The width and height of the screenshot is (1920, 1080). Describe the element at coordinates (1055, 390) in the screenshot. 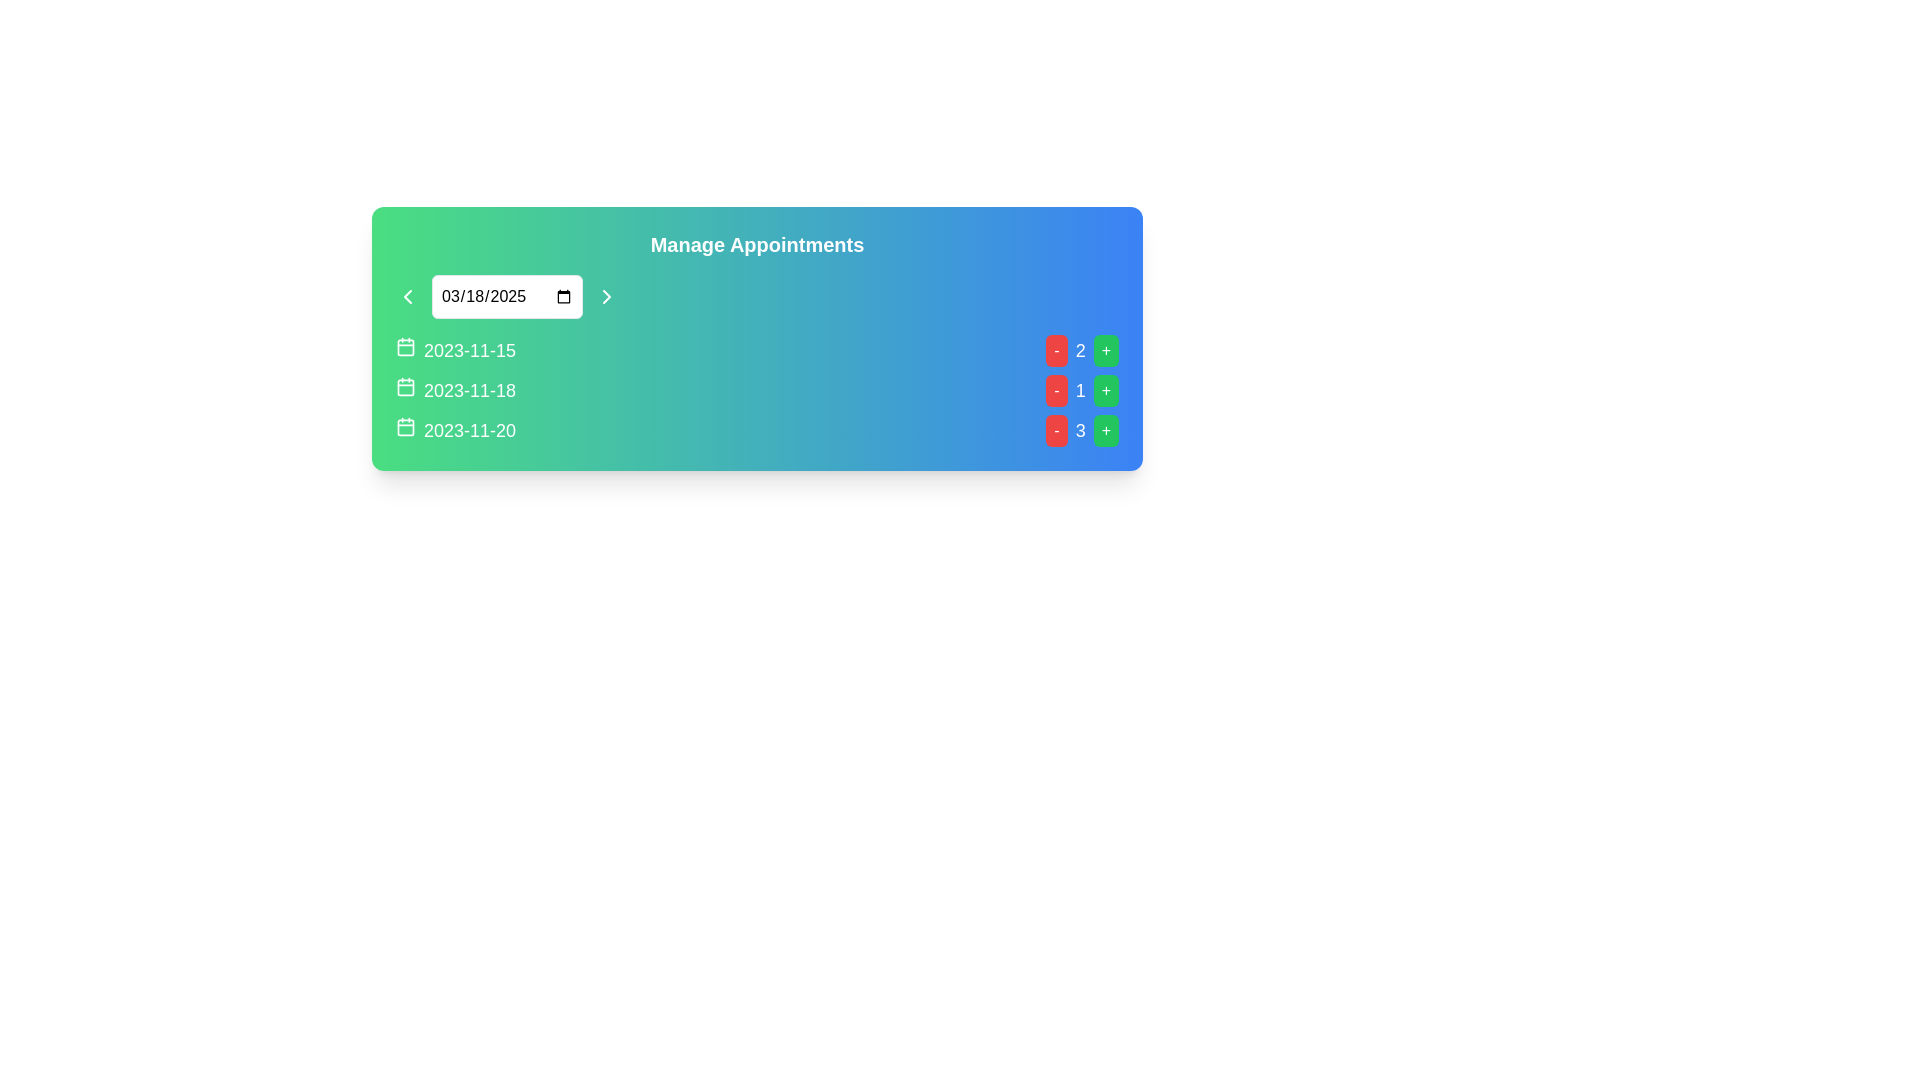

I see `the small red button with a minus sign ('-')` at that location.